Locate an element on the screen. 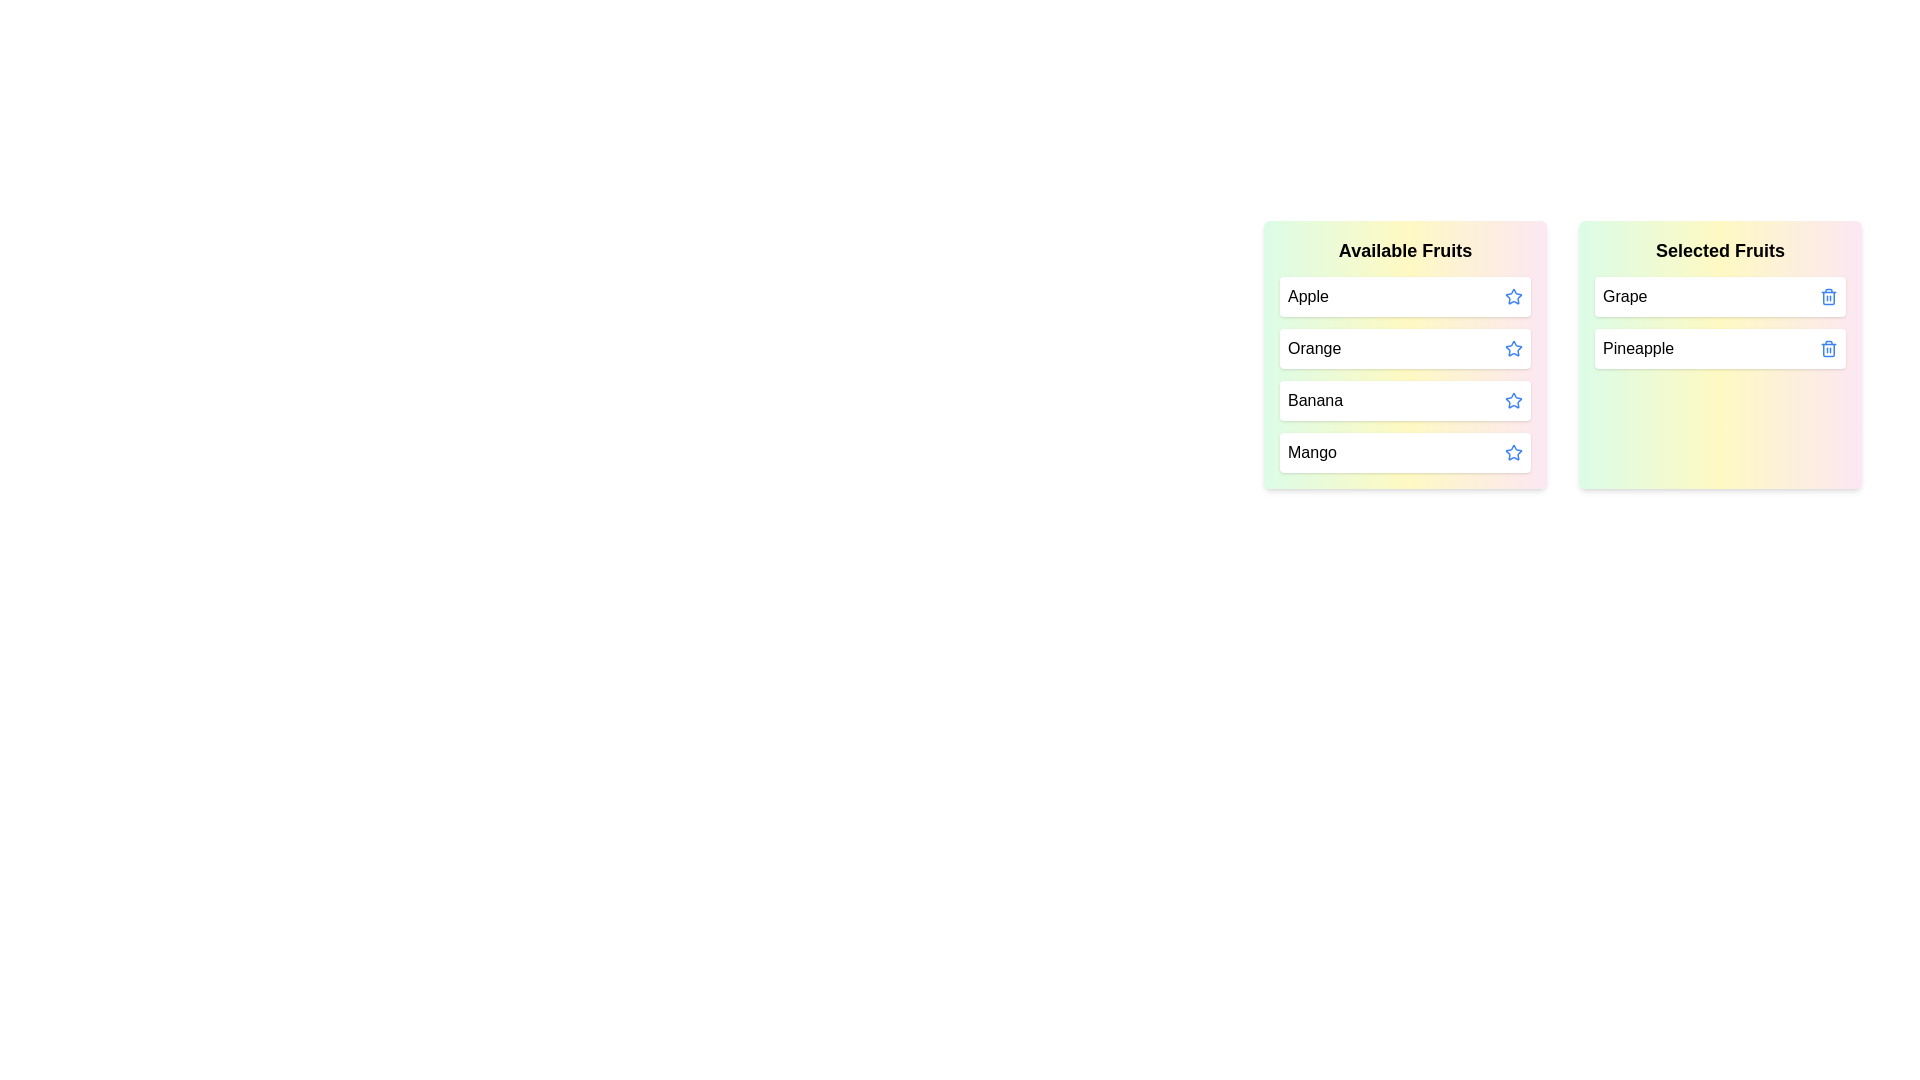 This screenshot has height=1080, width=1920. the star icon of the fruit Banana to move it to the 'Selected Fruits' list is located at coordinates (1513, 401).